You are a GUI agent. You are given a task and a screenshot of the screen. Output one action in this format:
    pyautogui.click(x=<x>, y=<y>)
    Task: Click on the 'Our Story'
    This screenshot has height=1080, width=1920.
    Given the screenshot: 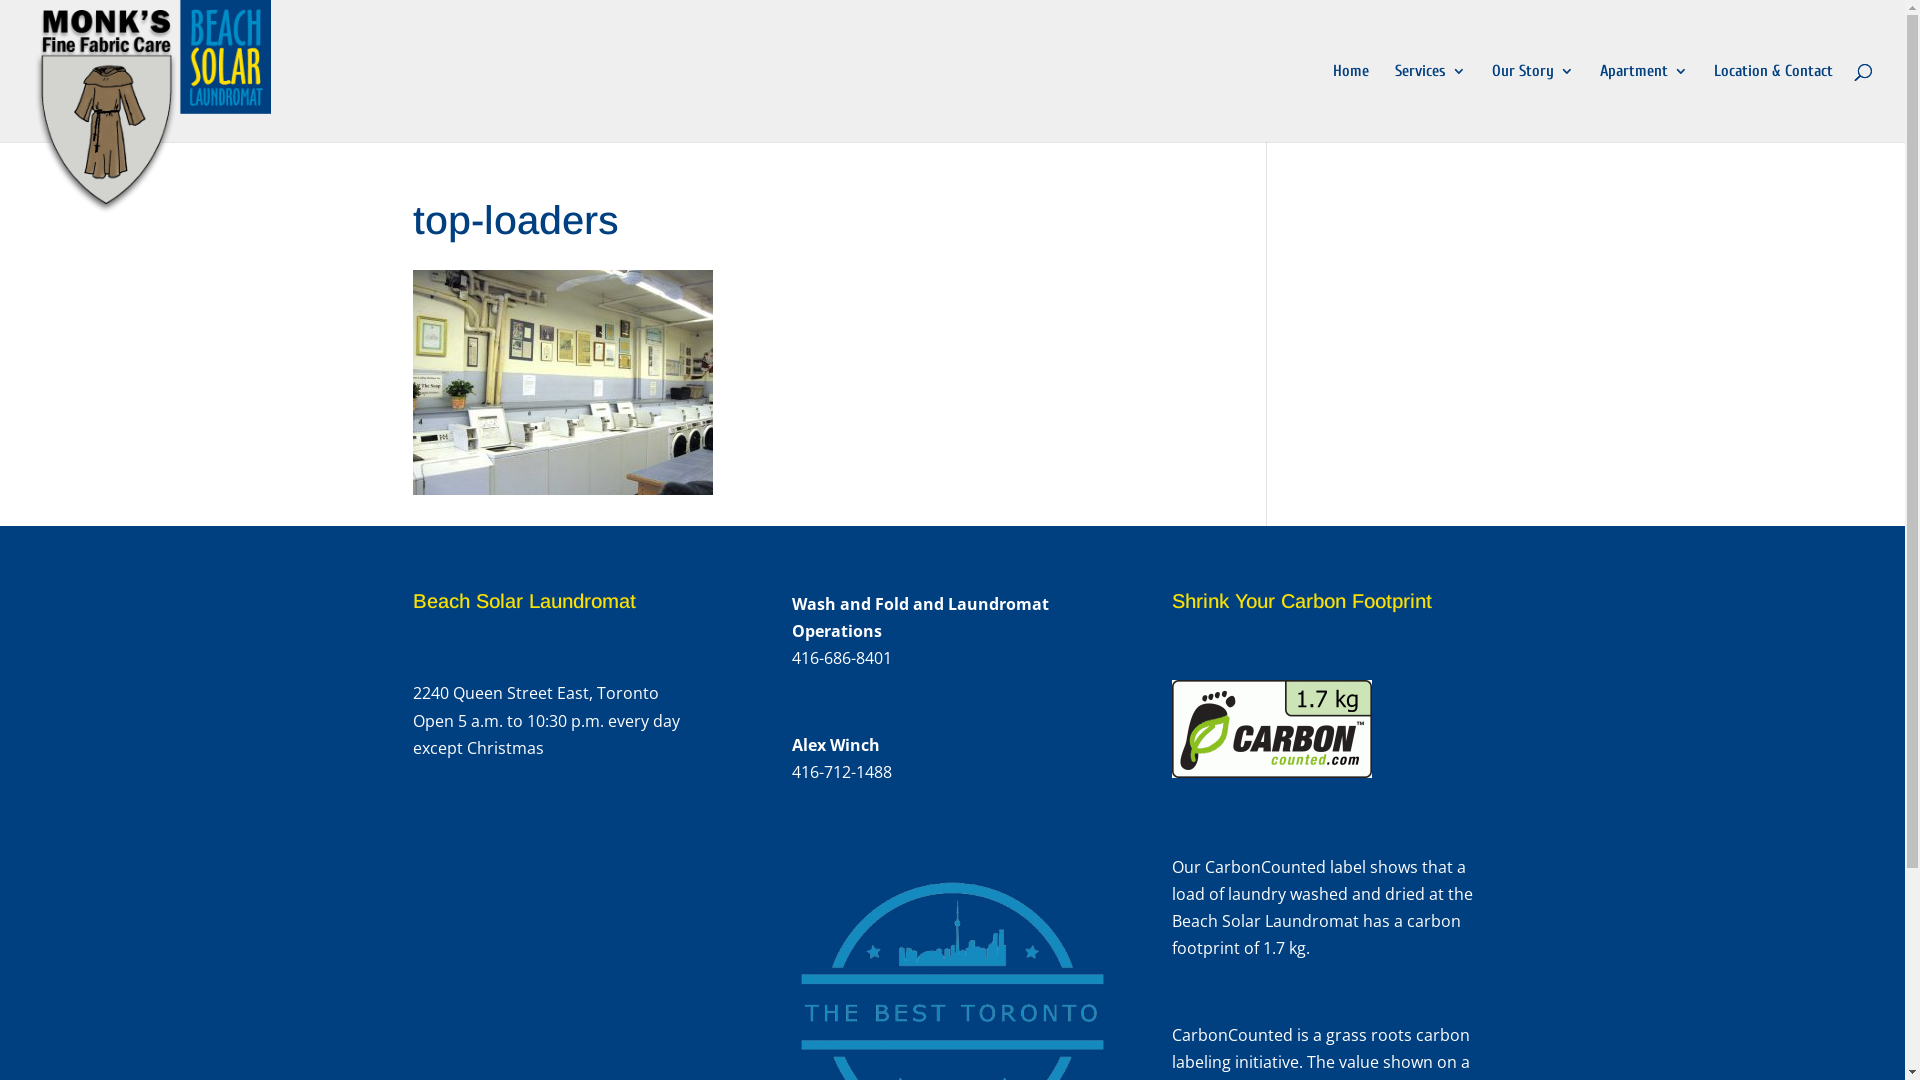 What is the action you would take?
    pyautogui.click(x=1531, y=103)
    